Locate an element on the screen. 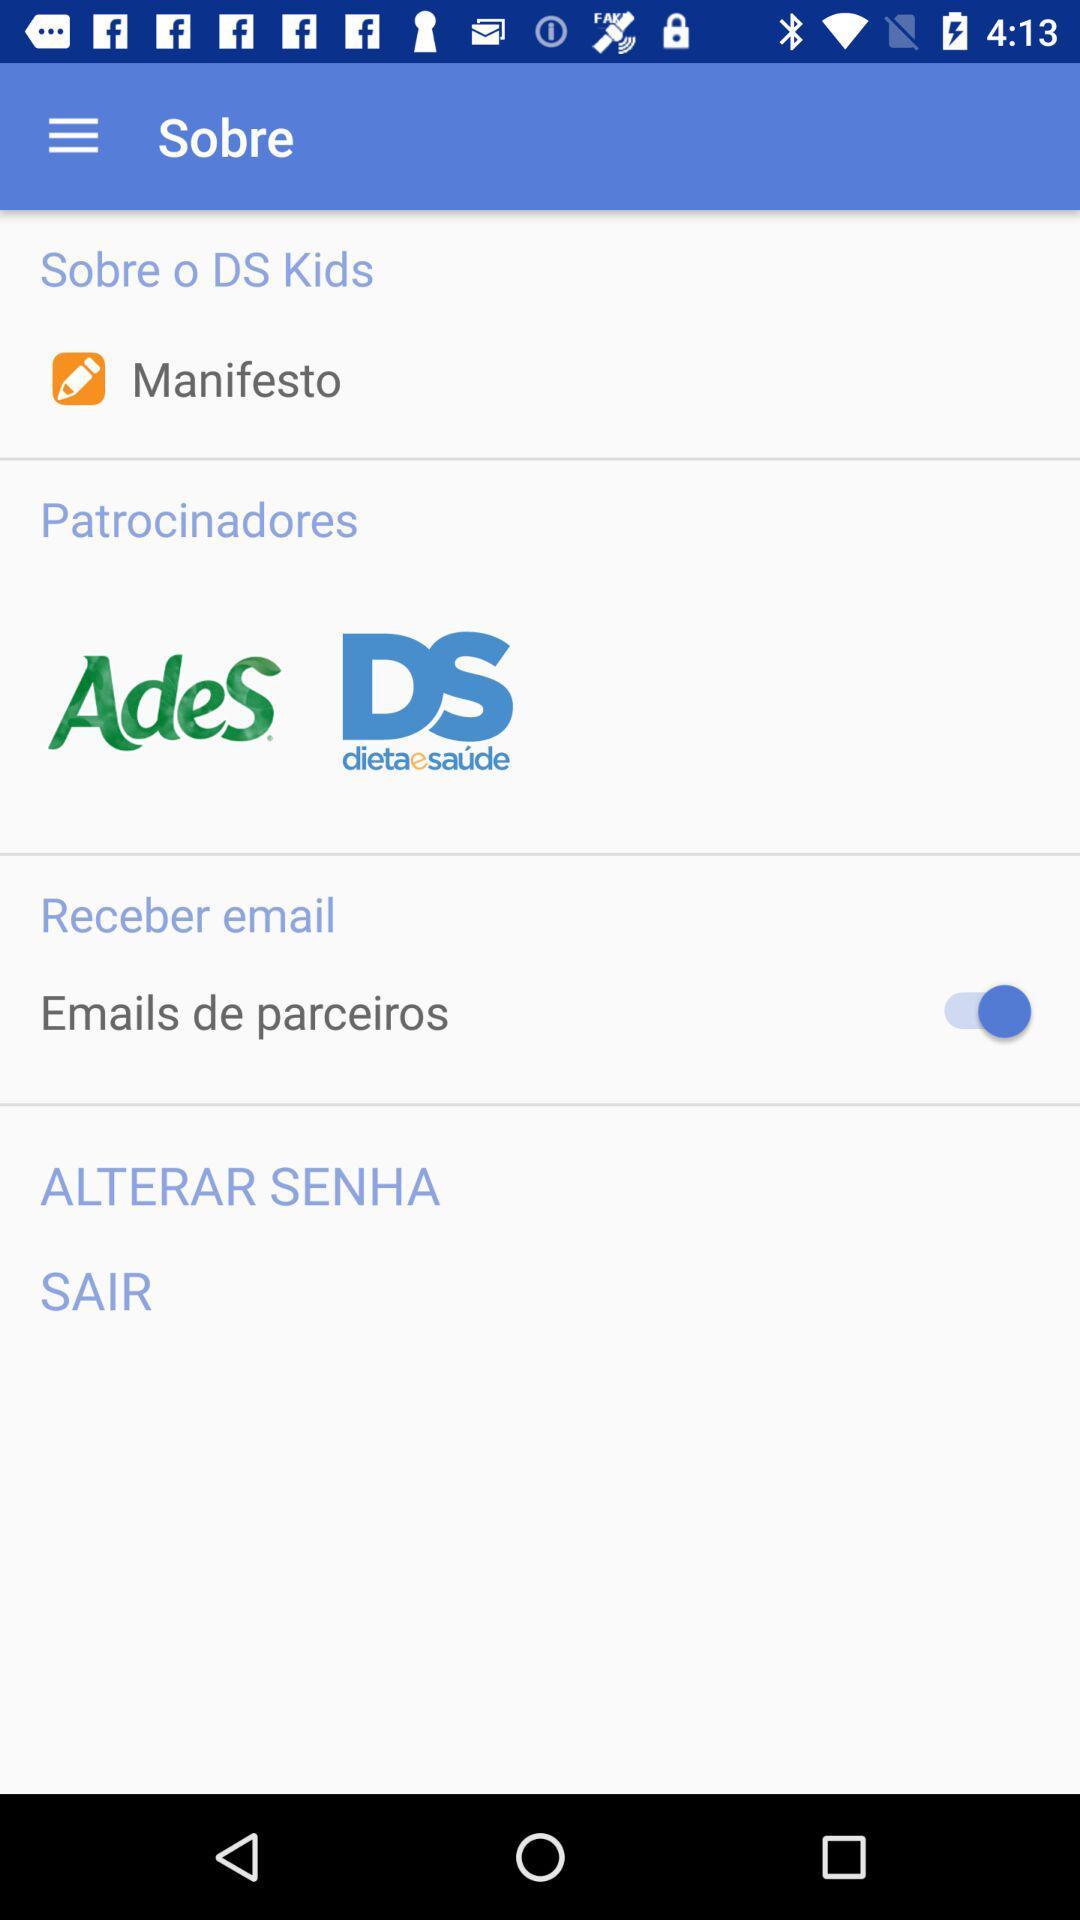 The height and width of the screenshot is (1920, 1080). the icon next to the sobre icon is located at coordinates (72, 135).